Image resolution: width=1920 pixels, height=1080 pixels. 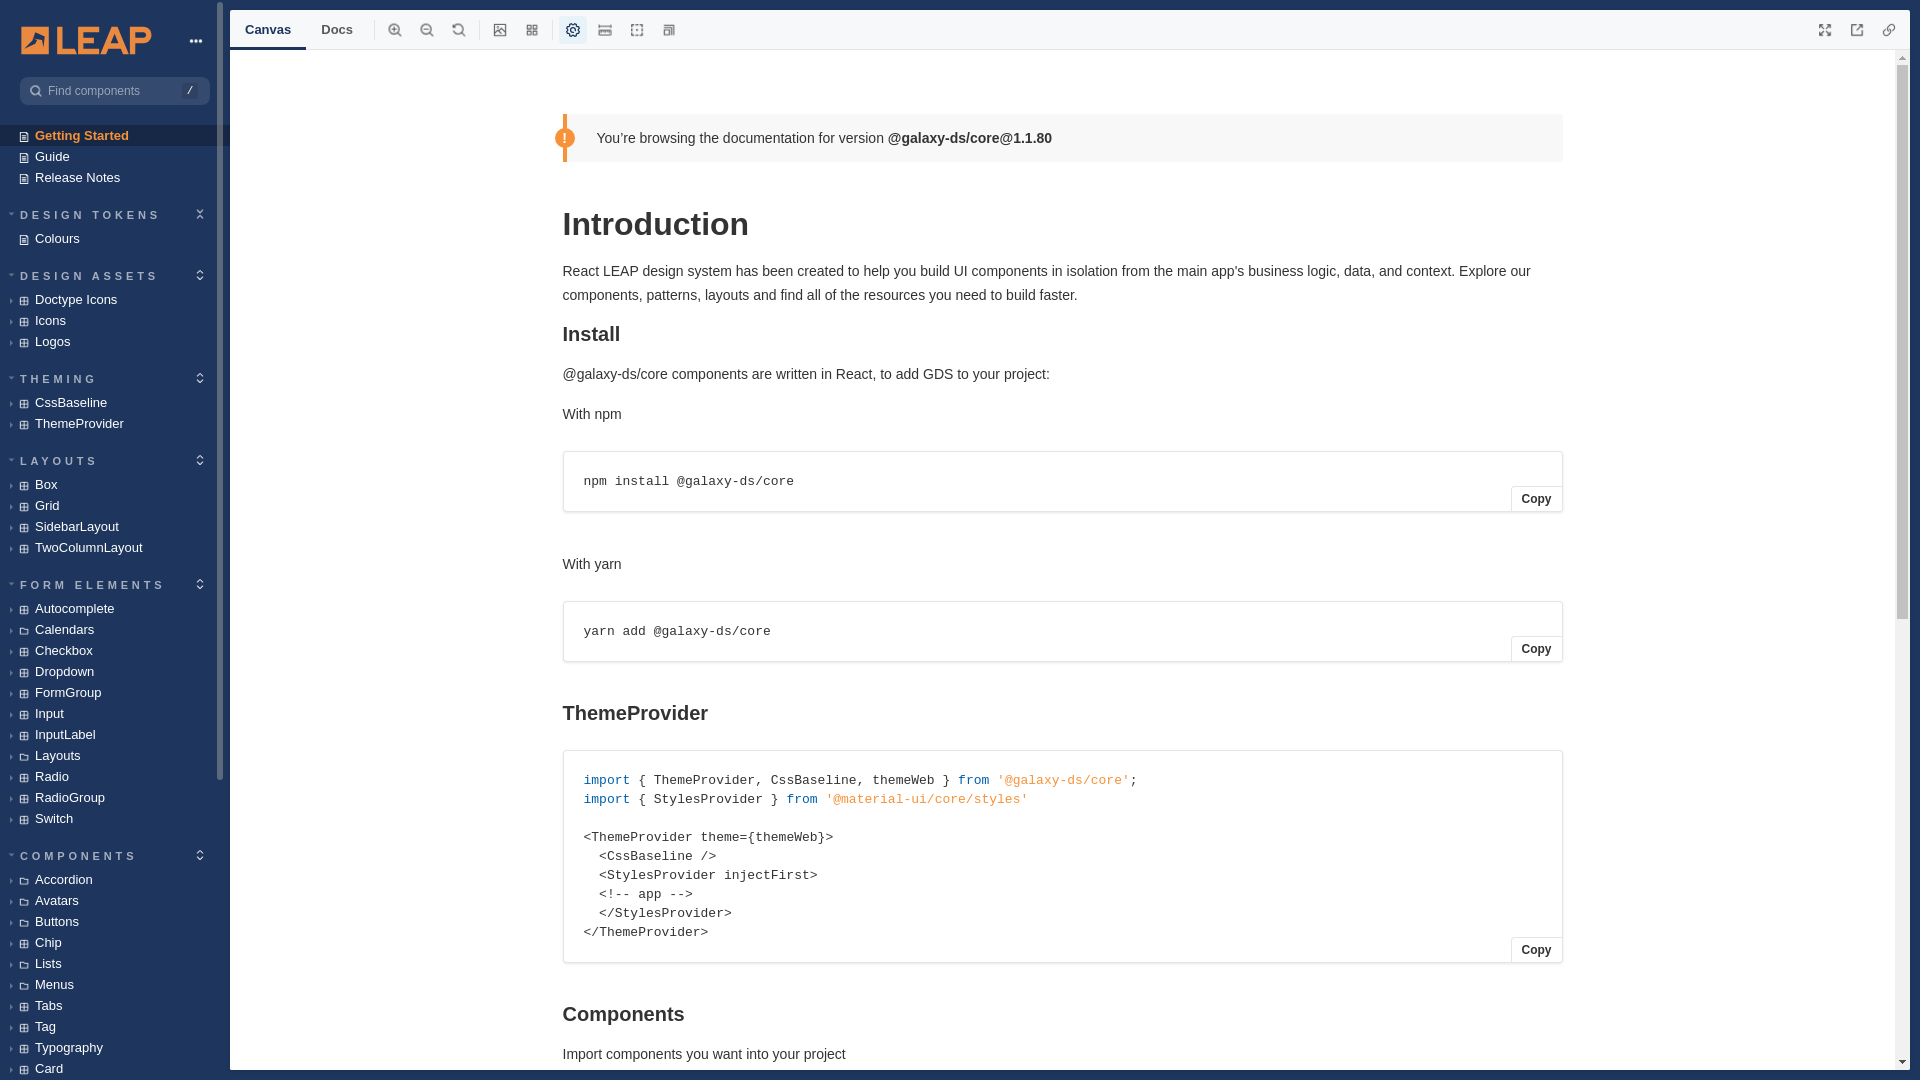 What do you see at coordinates (0, 942) in the screenshot?
I see `'Chip'` at bounding box center [0, 942].